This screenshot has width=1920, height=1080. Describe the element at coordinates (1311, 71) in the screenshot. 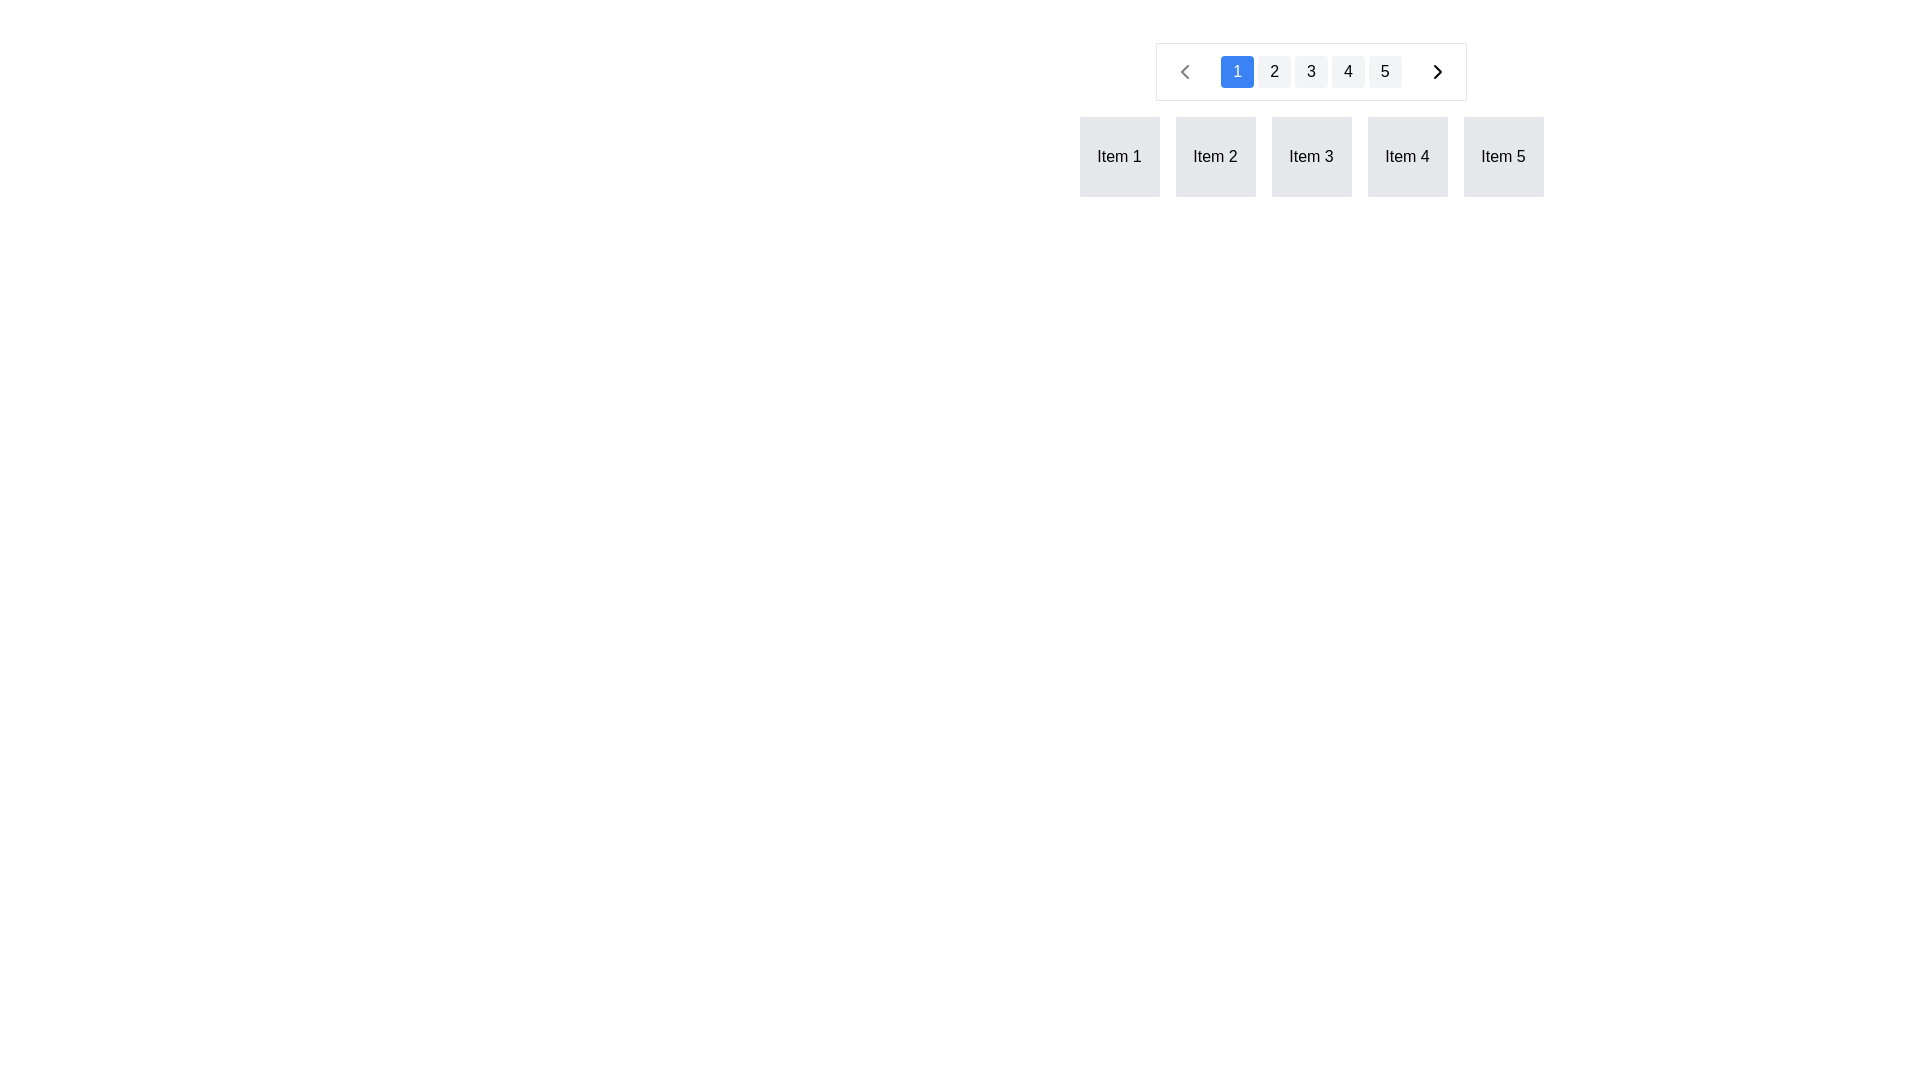

I see `the third button in a group of five buttons` at that location.